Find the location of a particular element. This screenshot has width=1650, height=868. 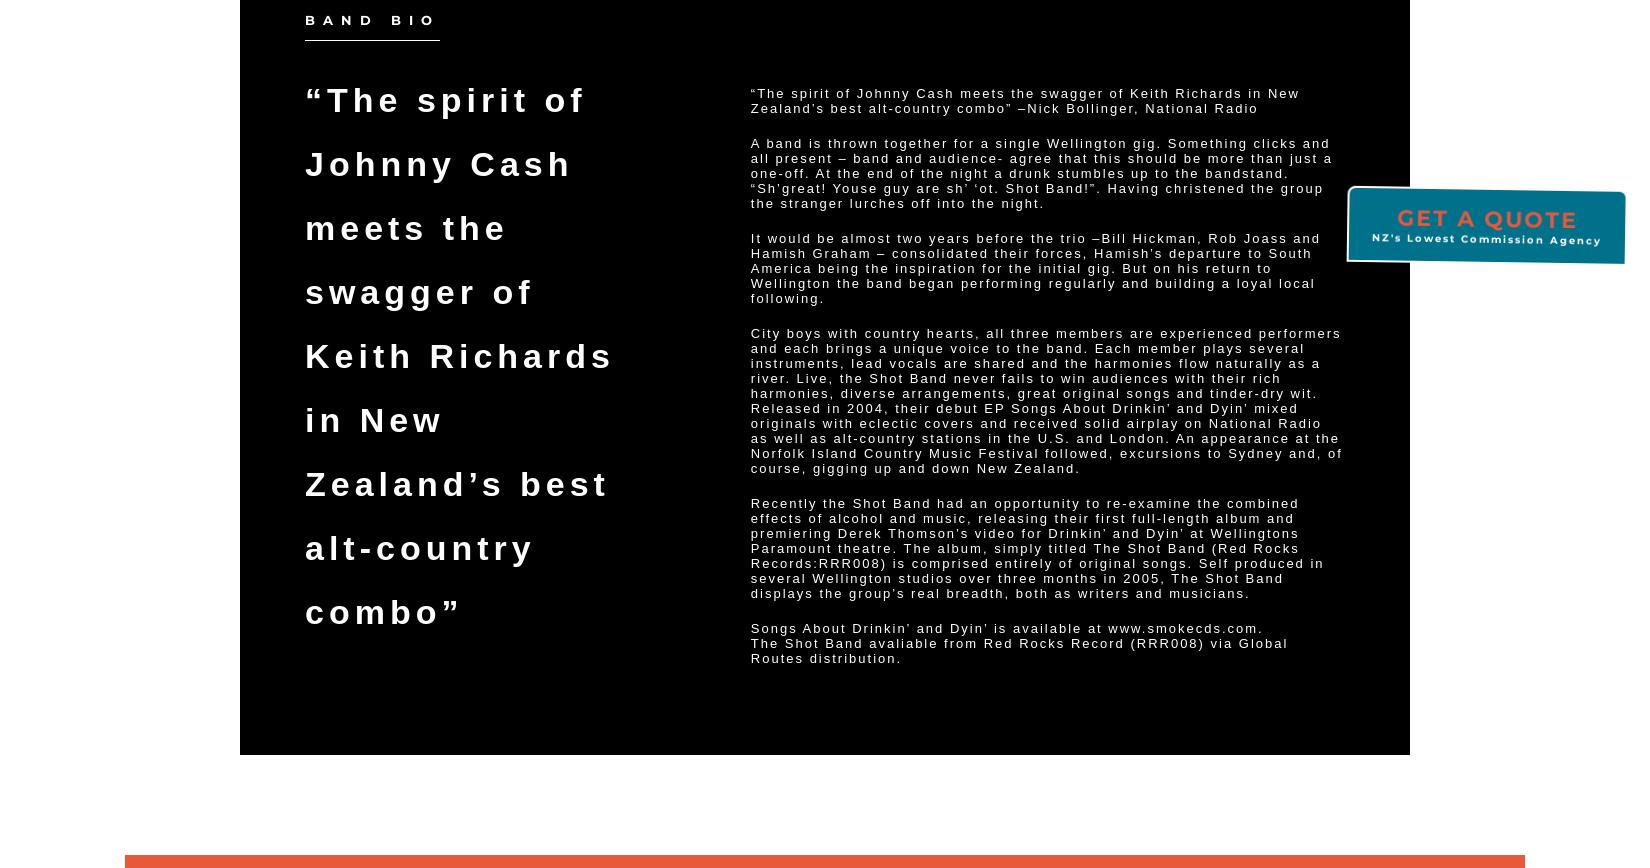

'“The spirit of Johnny Cash meets the swagger of Keith Richards in New Zealand’s best alt-country combo” –Nick Bollinger, National Radio' is located at coordinates (1024, 99).